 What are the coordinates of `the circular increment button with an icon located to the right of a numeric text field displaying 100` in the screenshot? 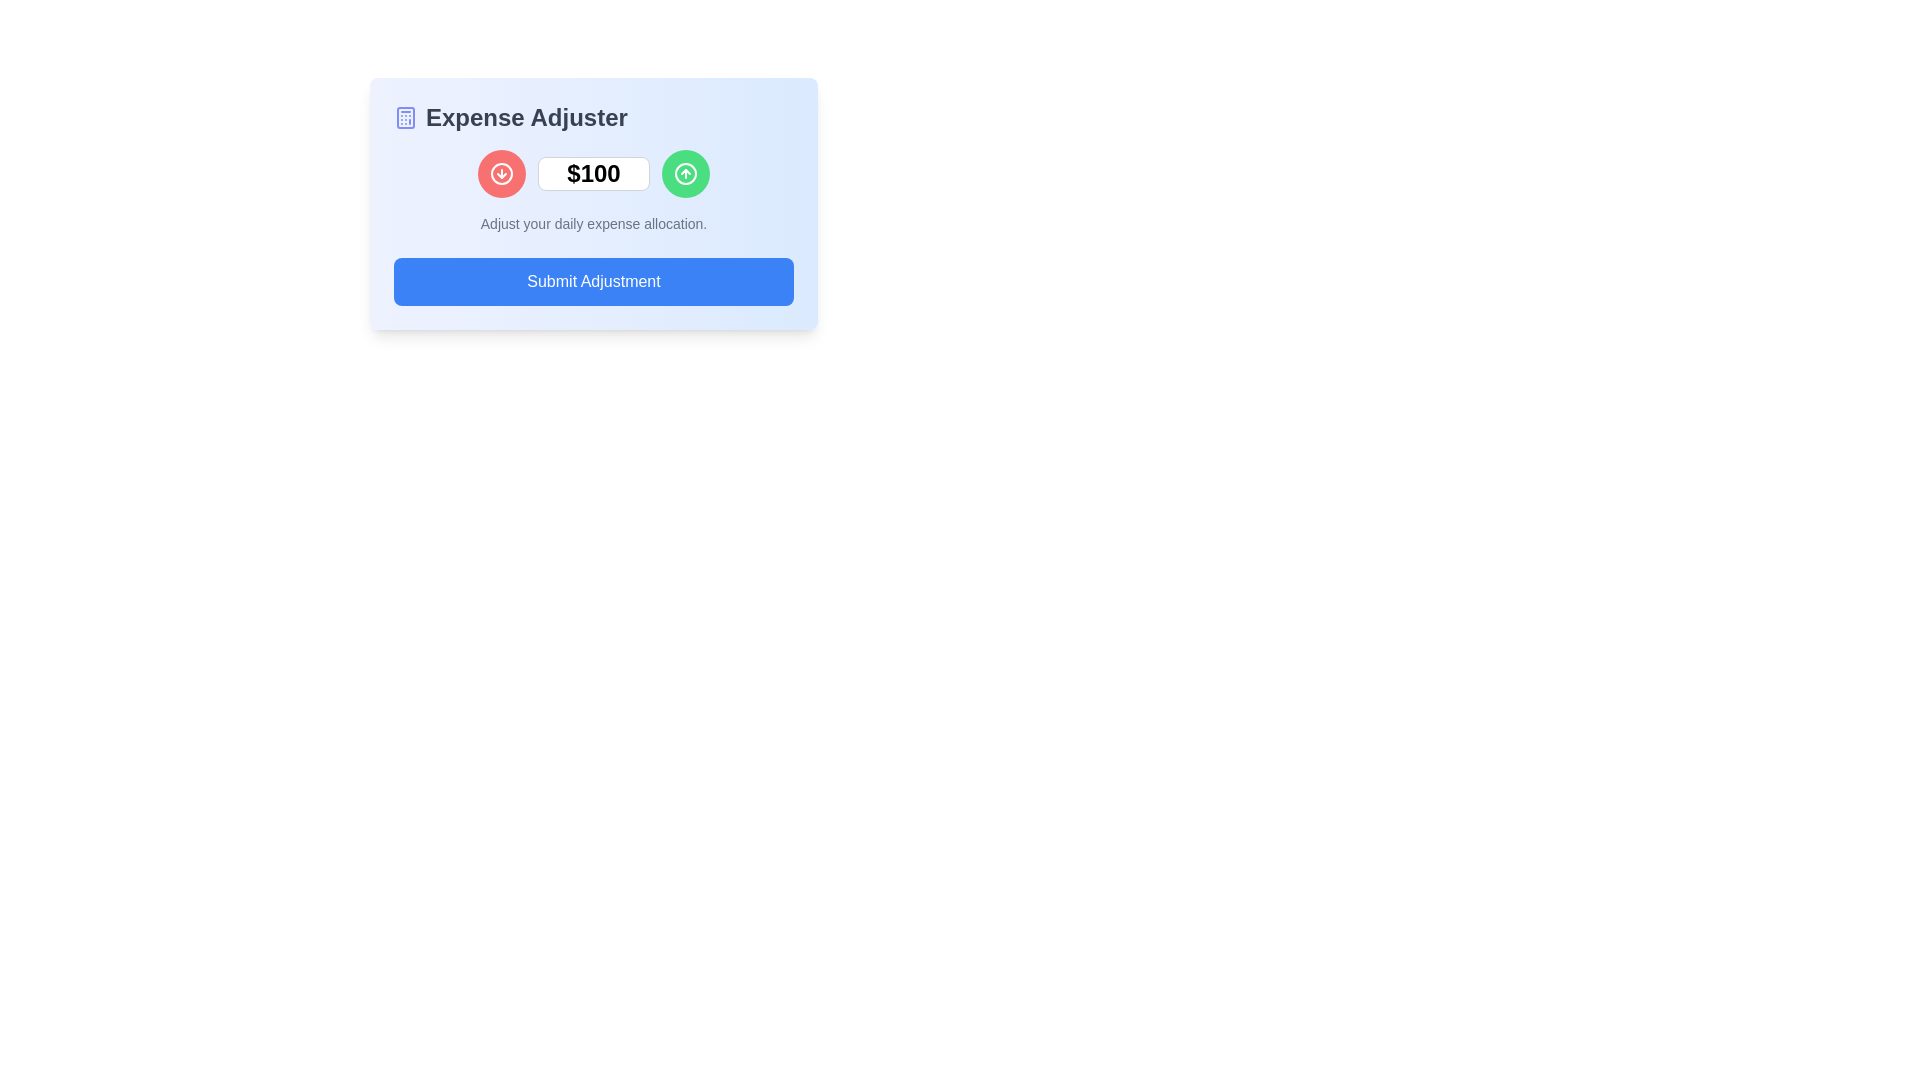 It's located at (686, 172).